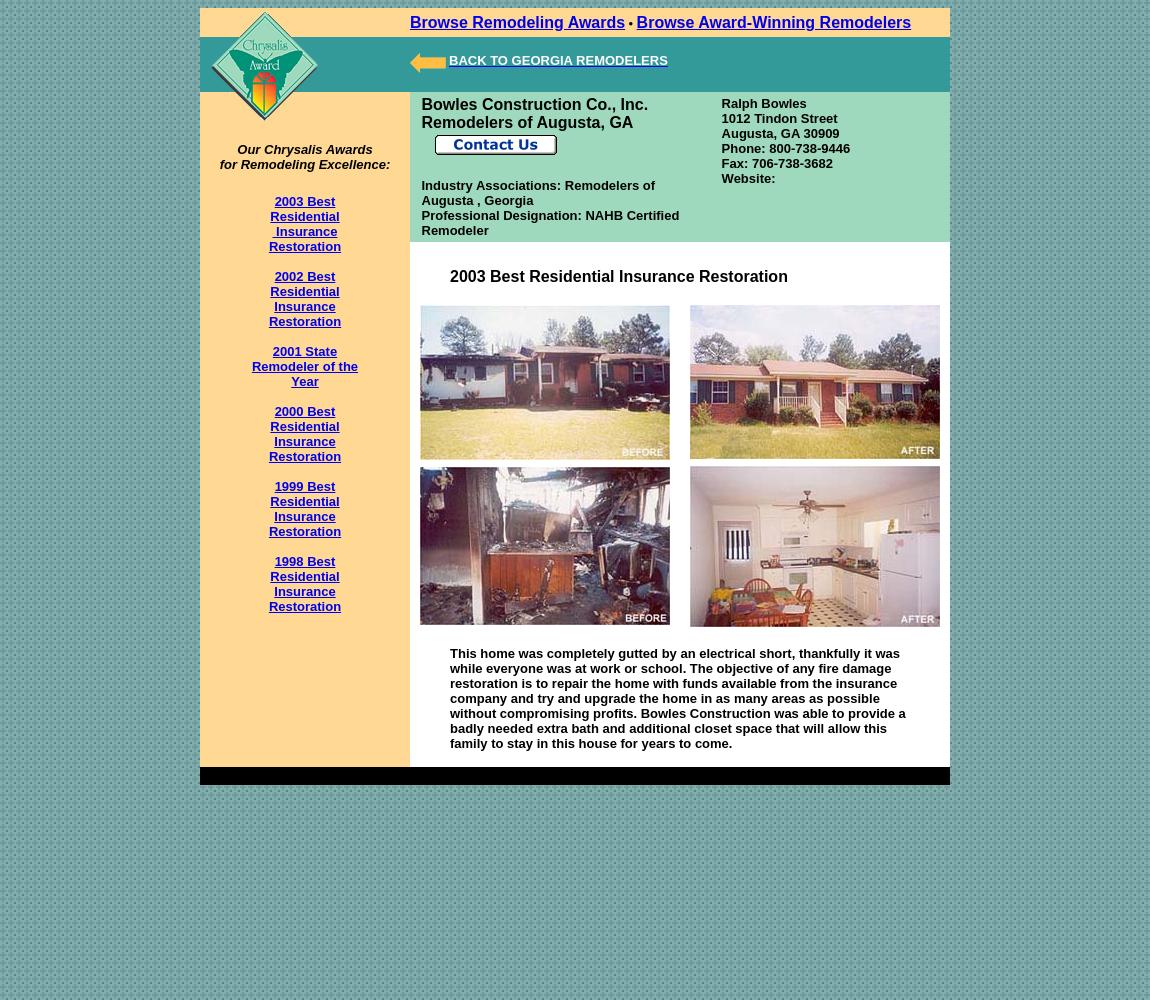 The width and height of the screenshot is (1150, 1000). Describe the element at coordinates (269, 418) in the screenshot. I see `'2000 Best Residential'` at that location.